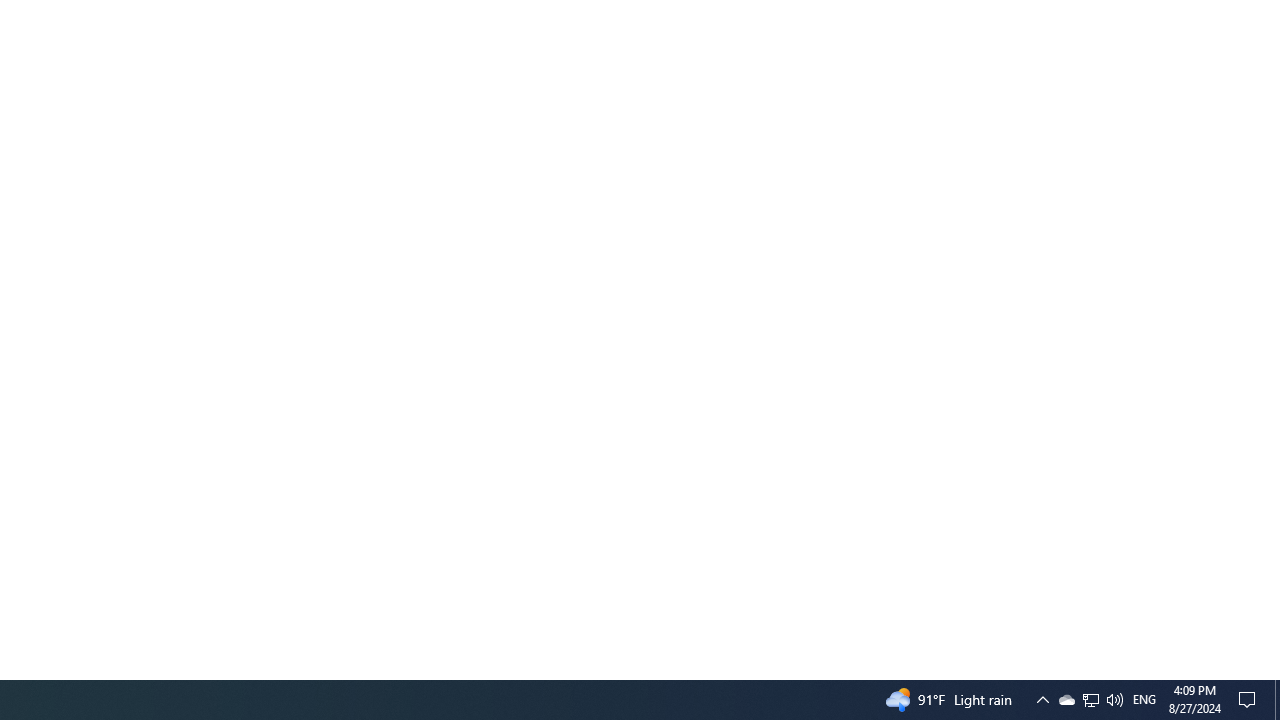 The width and height of the screenshot is (1280, 720). Describe the element at coordinates (1041, 698) in the screenshot. I see `'Notification Chevron'` at that location.